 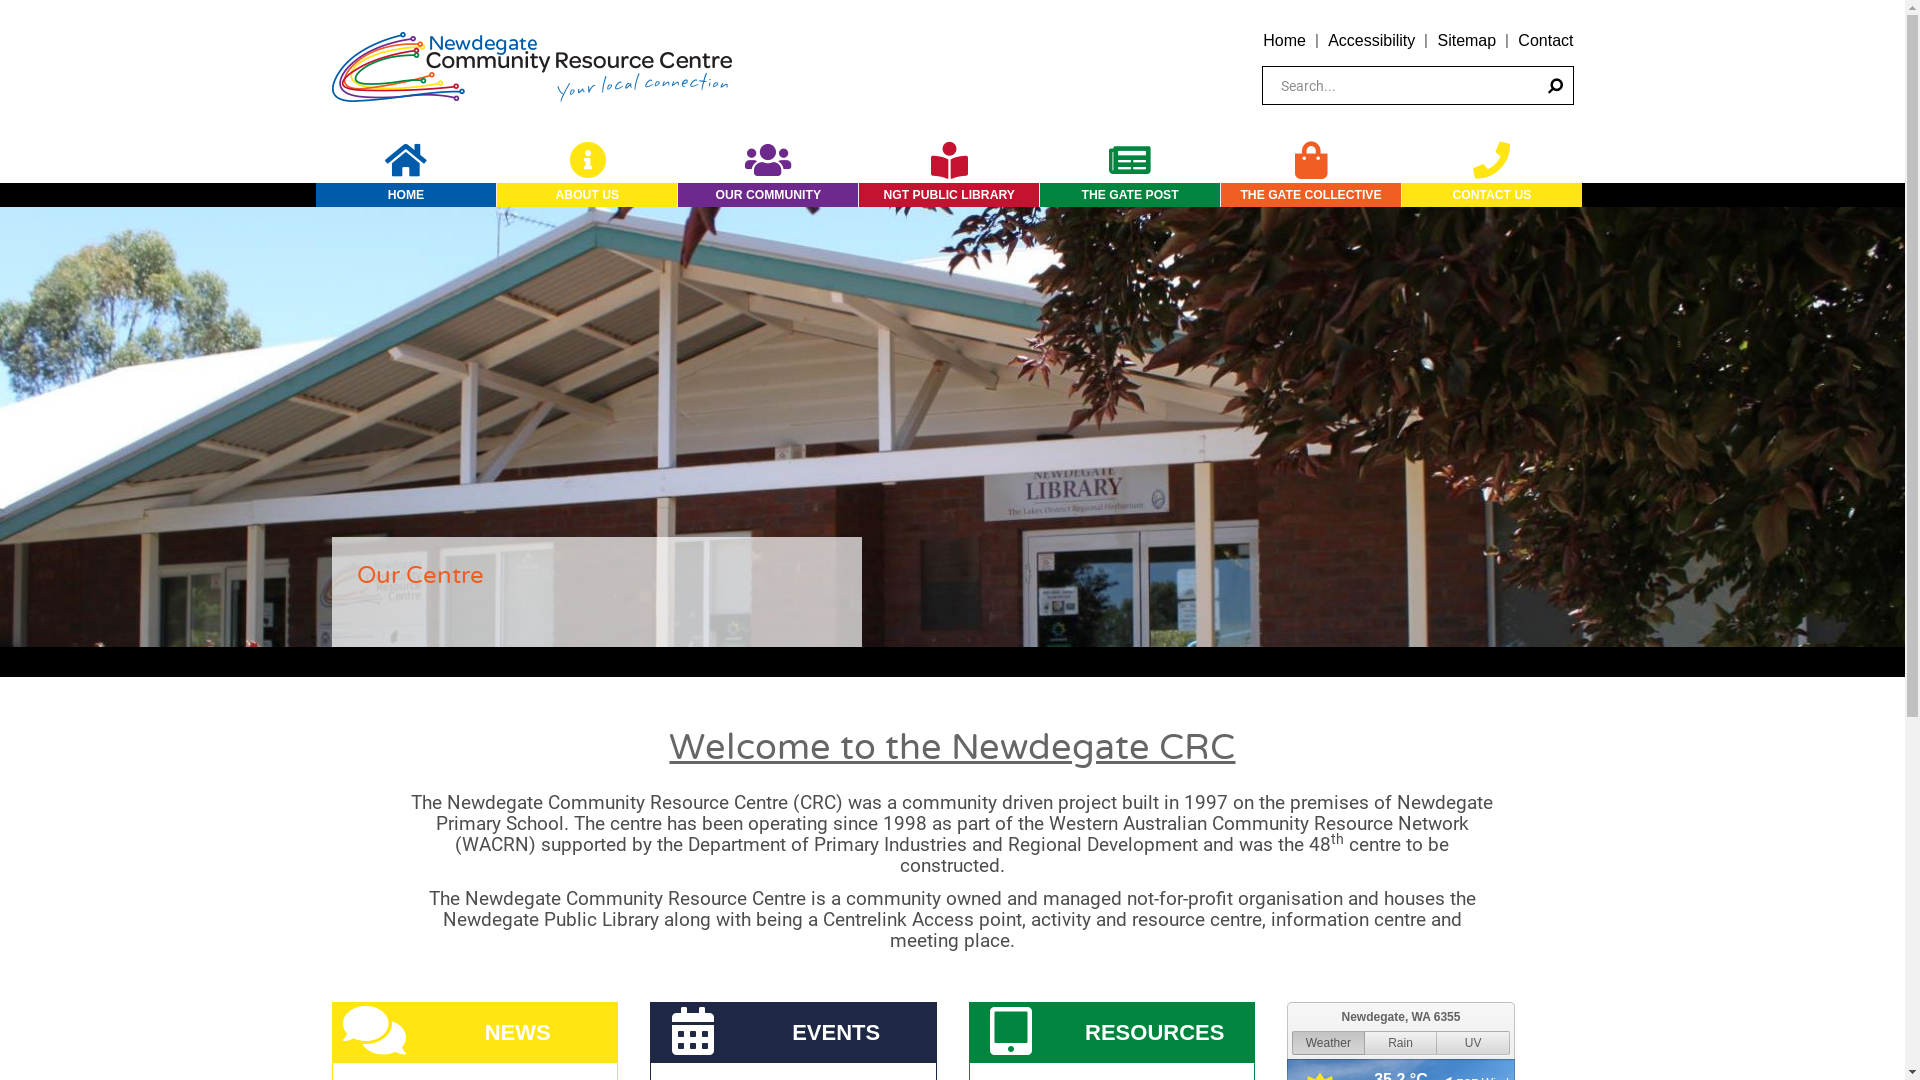 What do you see at coordinates (677, 195) in the screenshot?
I see `'OUR COMMUNITY'` at bounding box center [677, 195].